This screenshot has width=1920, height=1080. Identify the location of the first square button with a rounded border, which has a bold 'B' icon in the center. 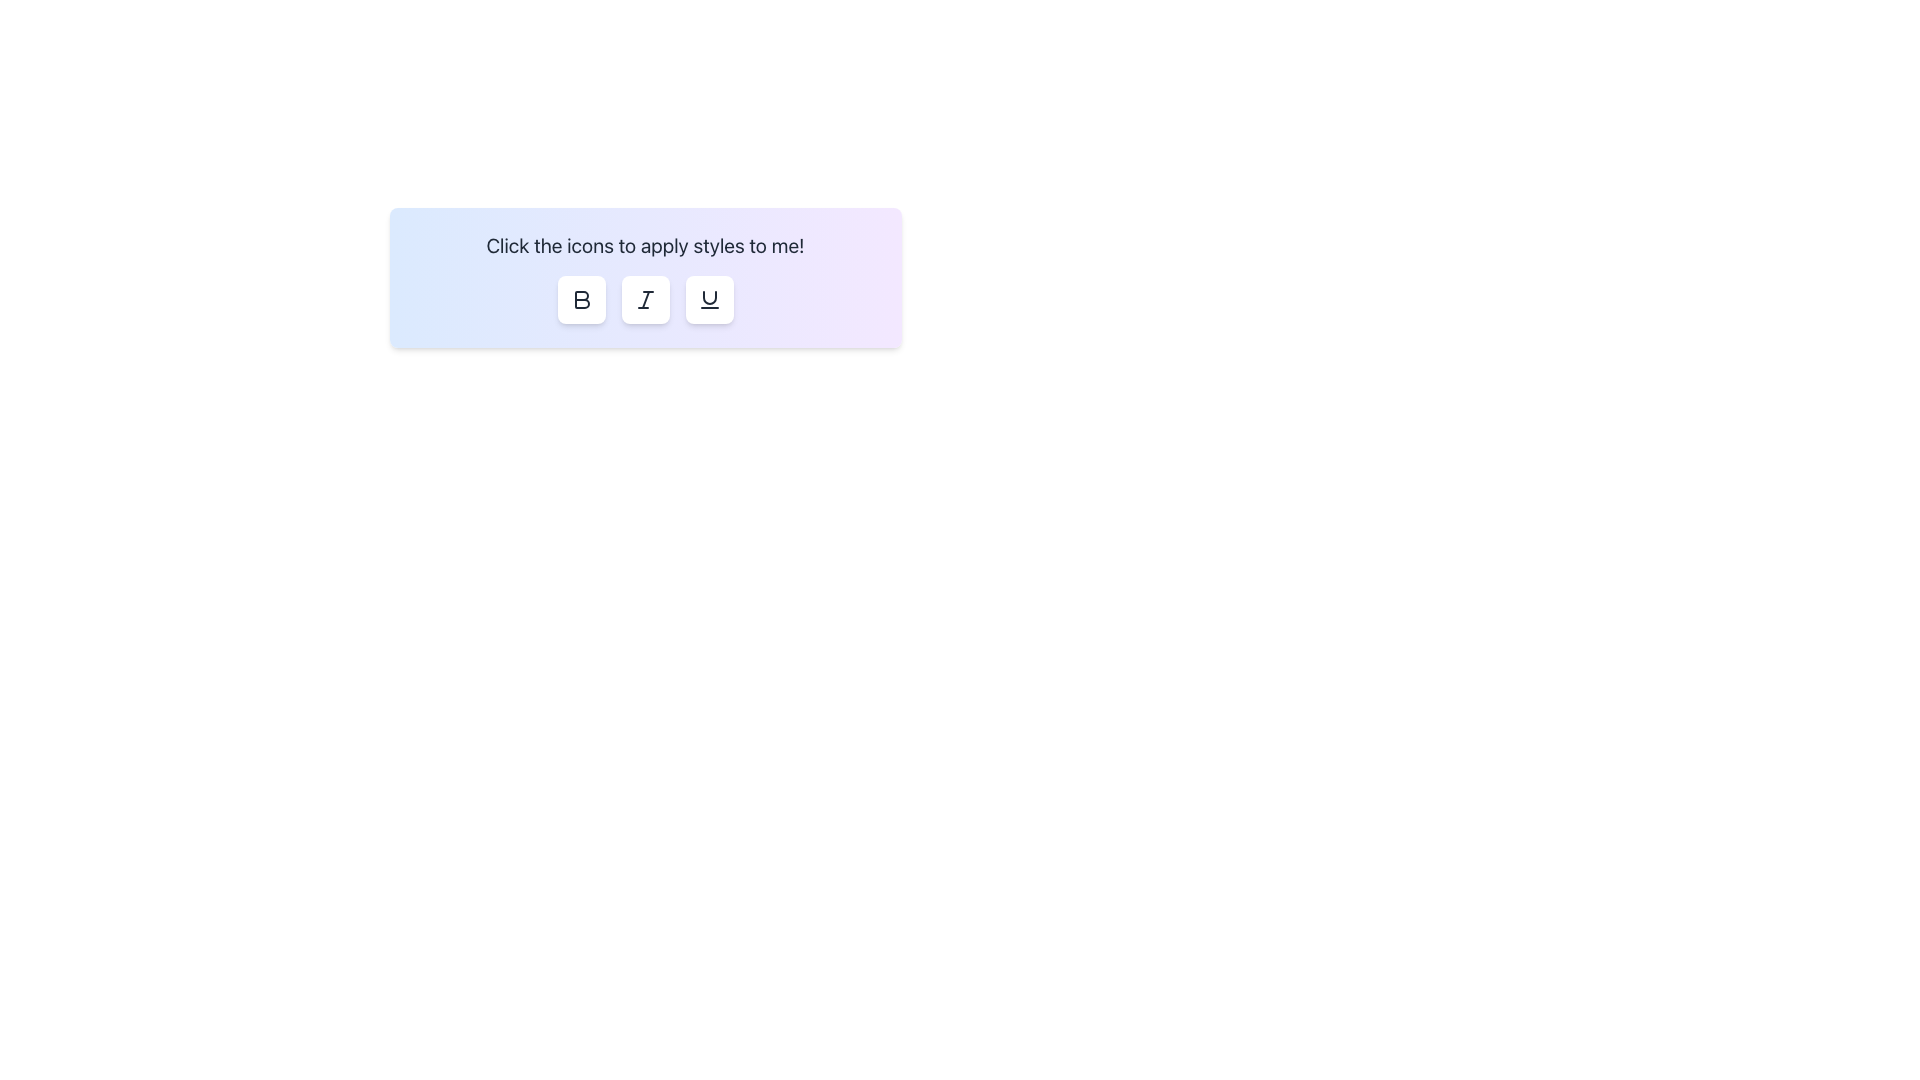
(580, 300).